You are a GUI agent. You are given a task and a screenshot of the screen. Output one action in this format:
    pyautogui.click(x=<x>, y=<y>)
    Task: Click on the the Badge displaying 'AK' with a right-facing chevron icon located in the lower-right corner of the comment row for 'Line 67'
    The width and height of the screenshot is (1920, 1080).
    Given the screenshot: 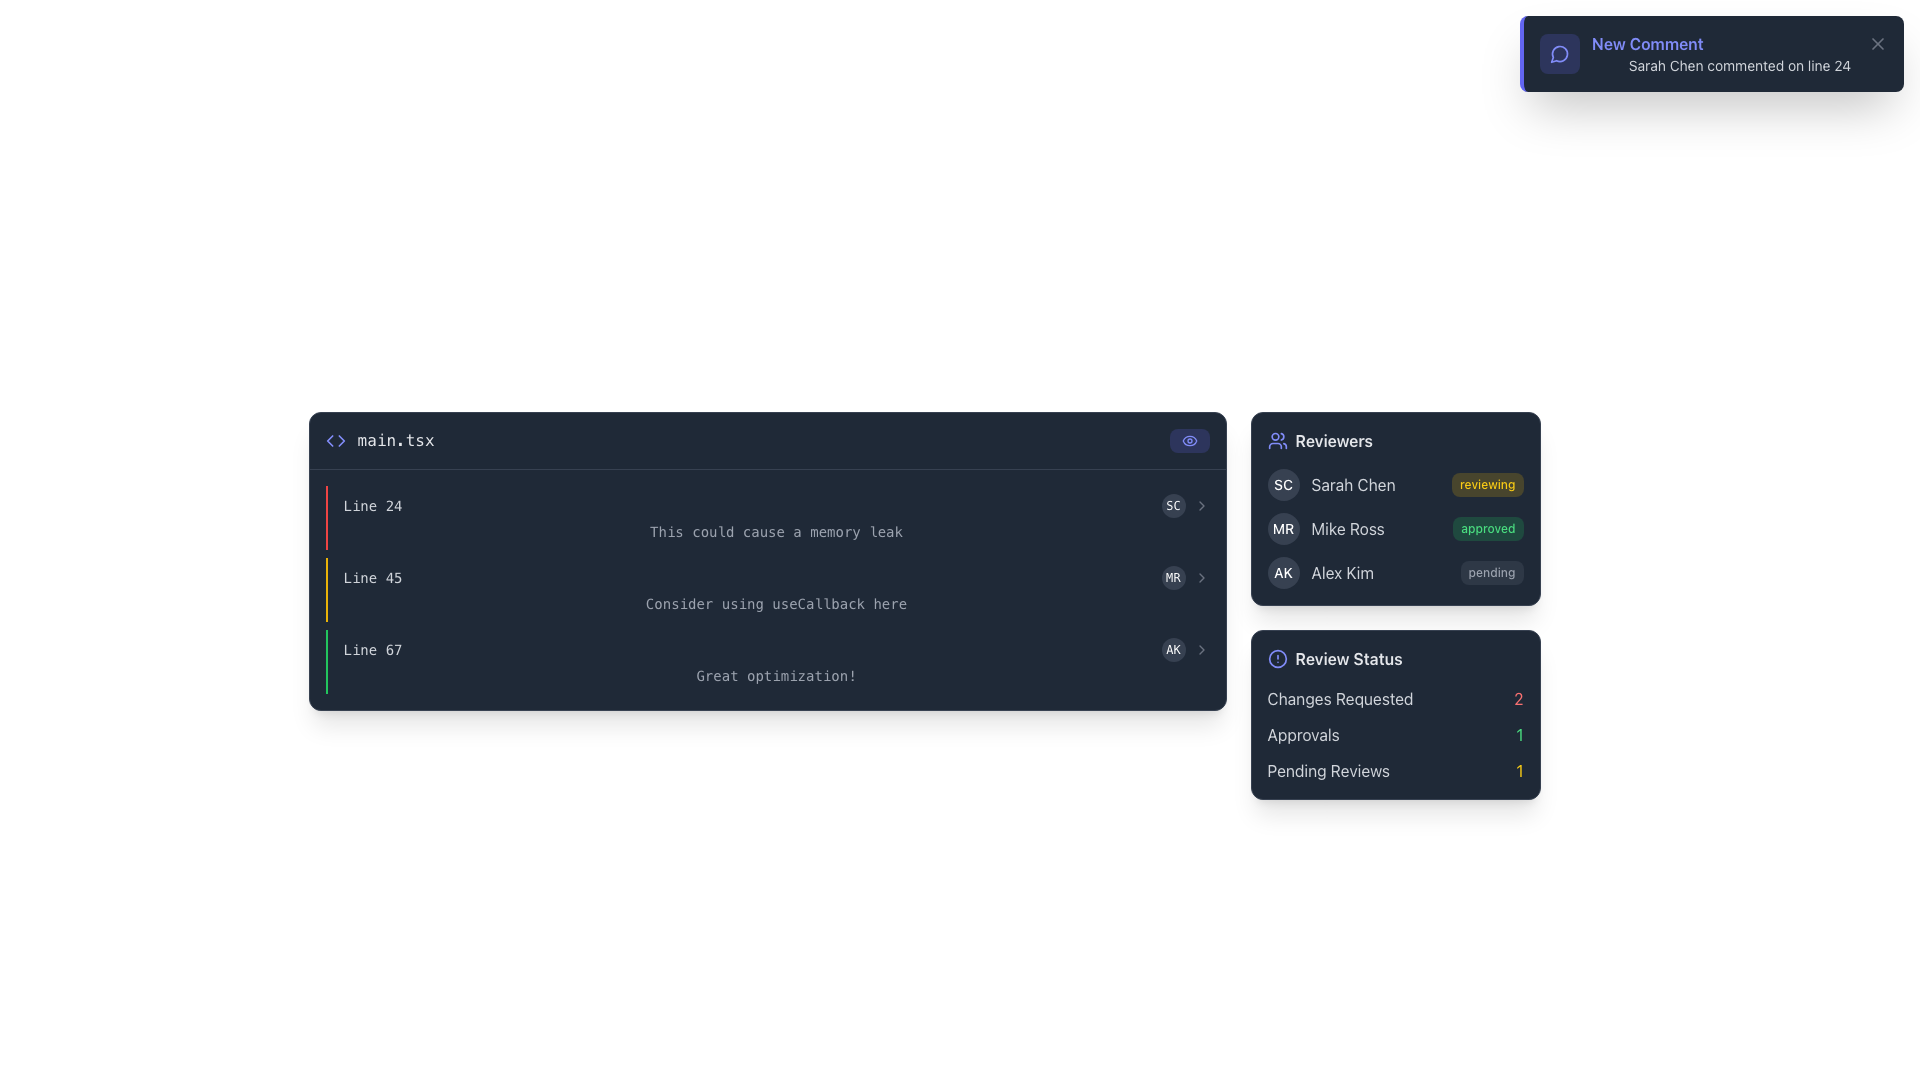 What is the action you would take?
    pyautogui.click(x=1185, y=650)
    